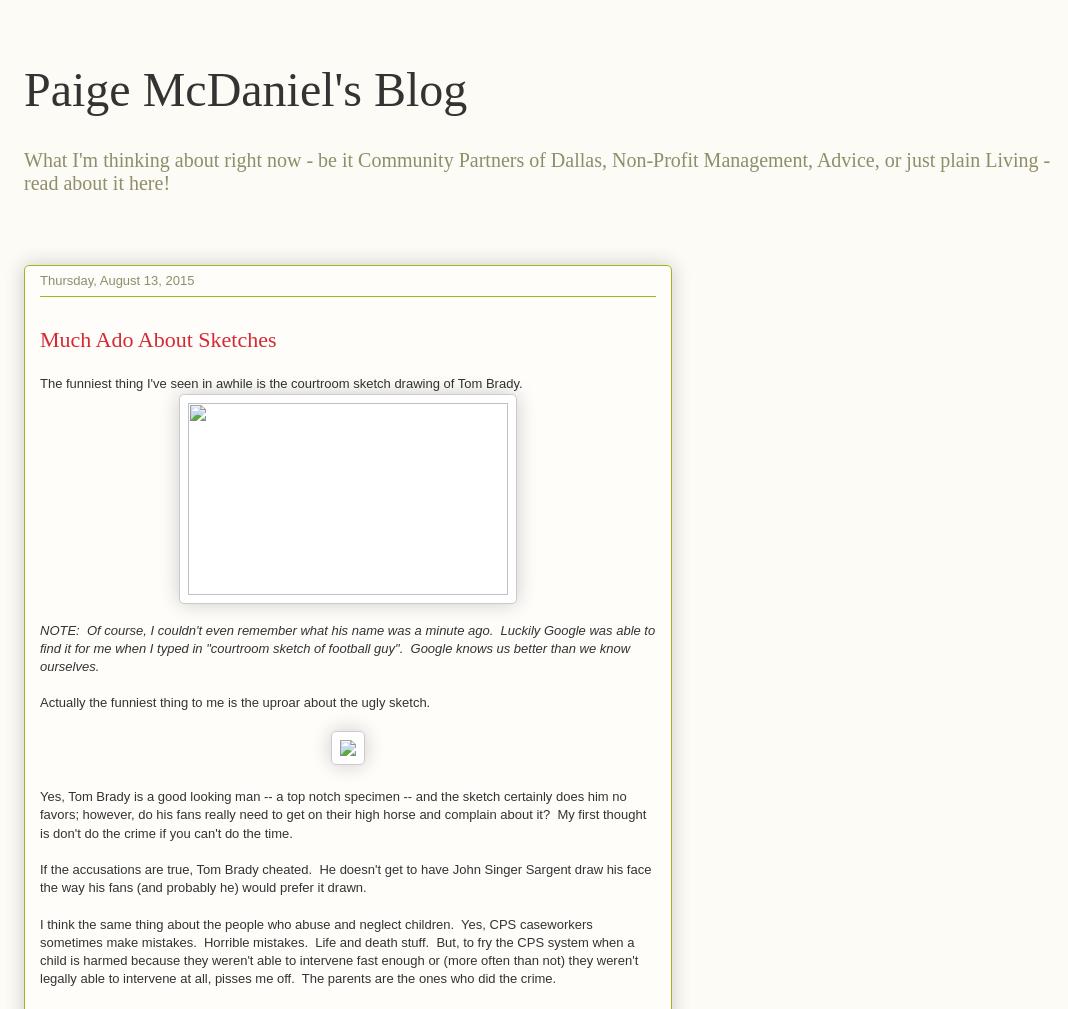 Image resolution: width=1068 pixels, height=1009 pixels. I want to click on 'Yes, Tom Brady is a good looking man -- a top notch specimen -- and the sketch certainly does him no favors; however, do his fans really need to get on their high horse and complain about it?  My first thought is don't do the crime if you can't do the time.', so click(342, 814).